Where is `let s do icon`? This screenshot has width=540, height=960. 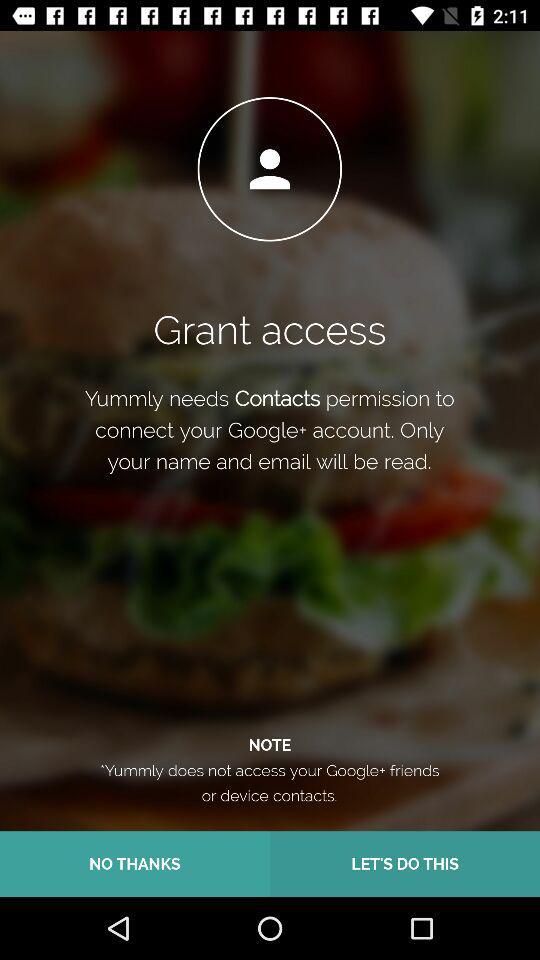 let s do icon is located at coordinates (405, 863).